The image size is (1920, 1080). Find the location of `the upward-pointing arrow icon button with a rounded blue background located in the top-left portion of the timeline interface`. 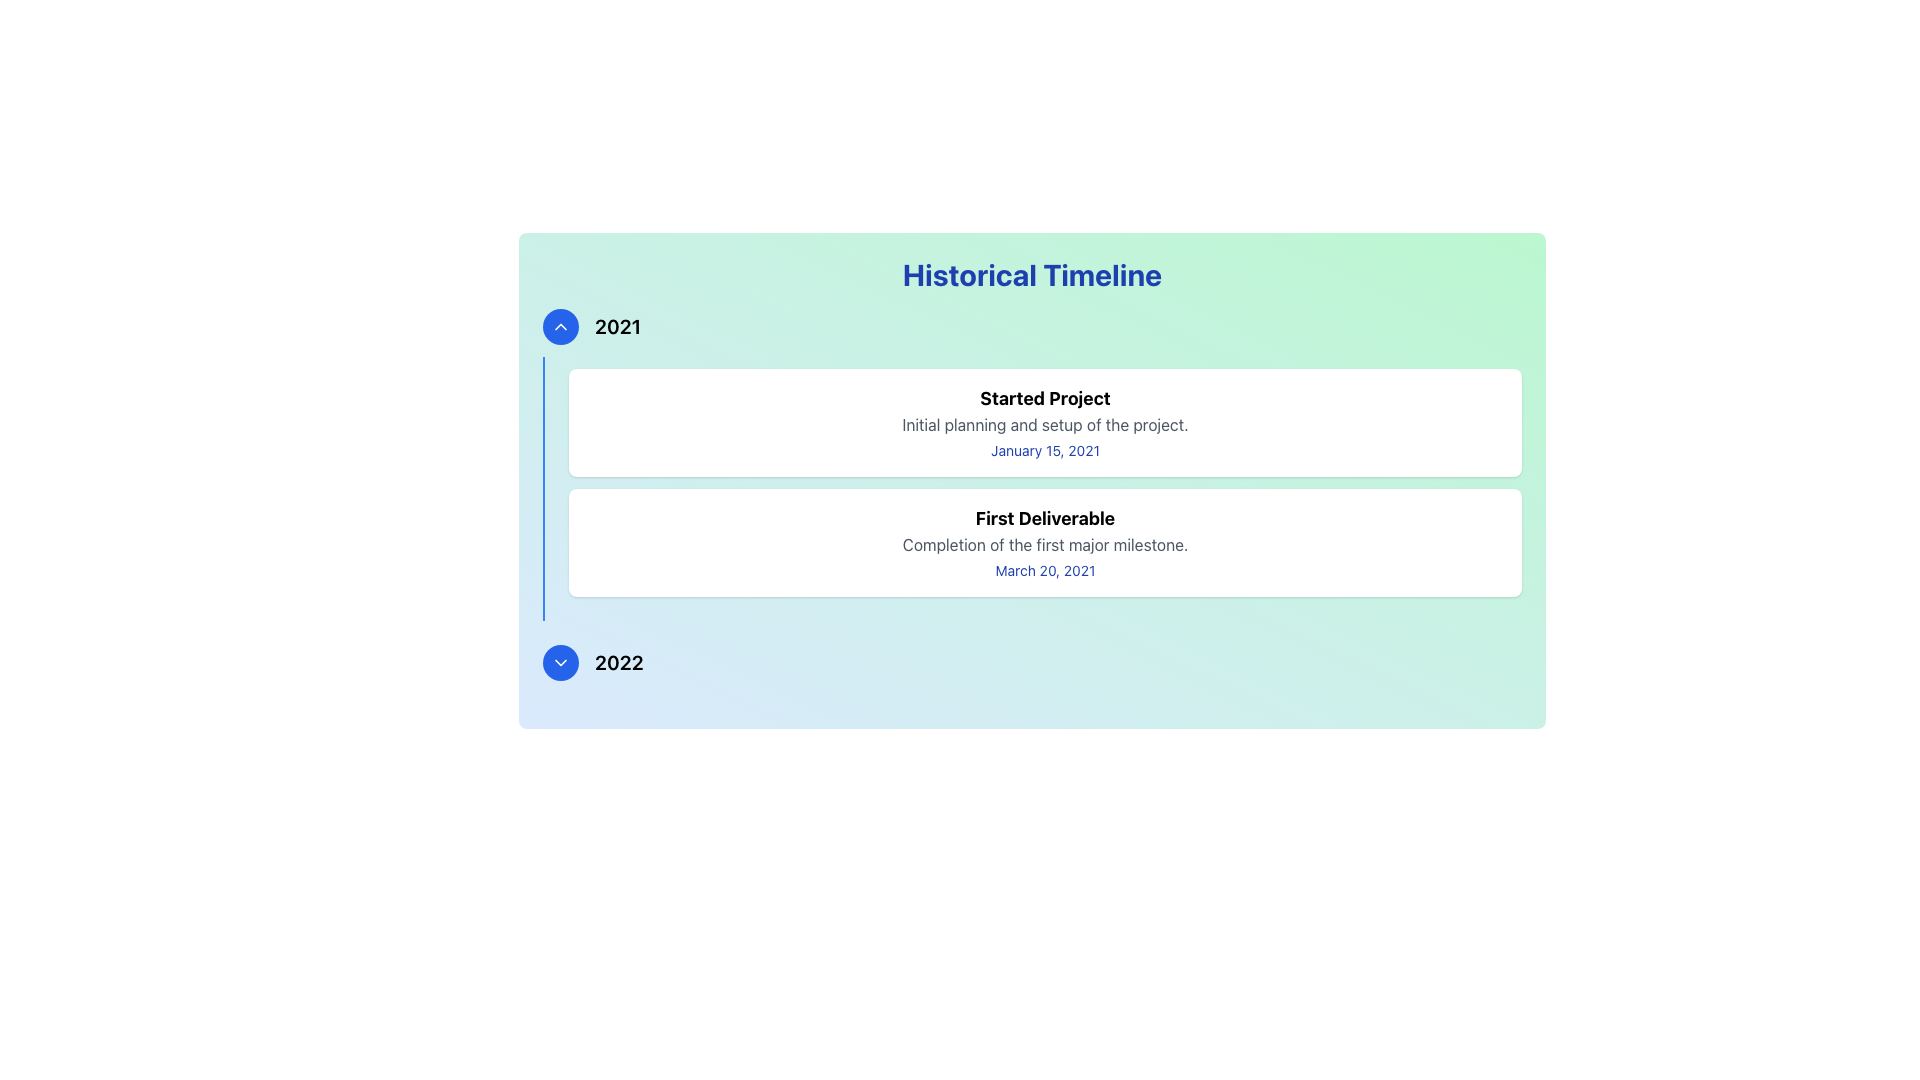

the upward-pointing arrow icon button with a rounded blue background located in the top-left portion of the timeline interface is located at coordinates (560, 326).